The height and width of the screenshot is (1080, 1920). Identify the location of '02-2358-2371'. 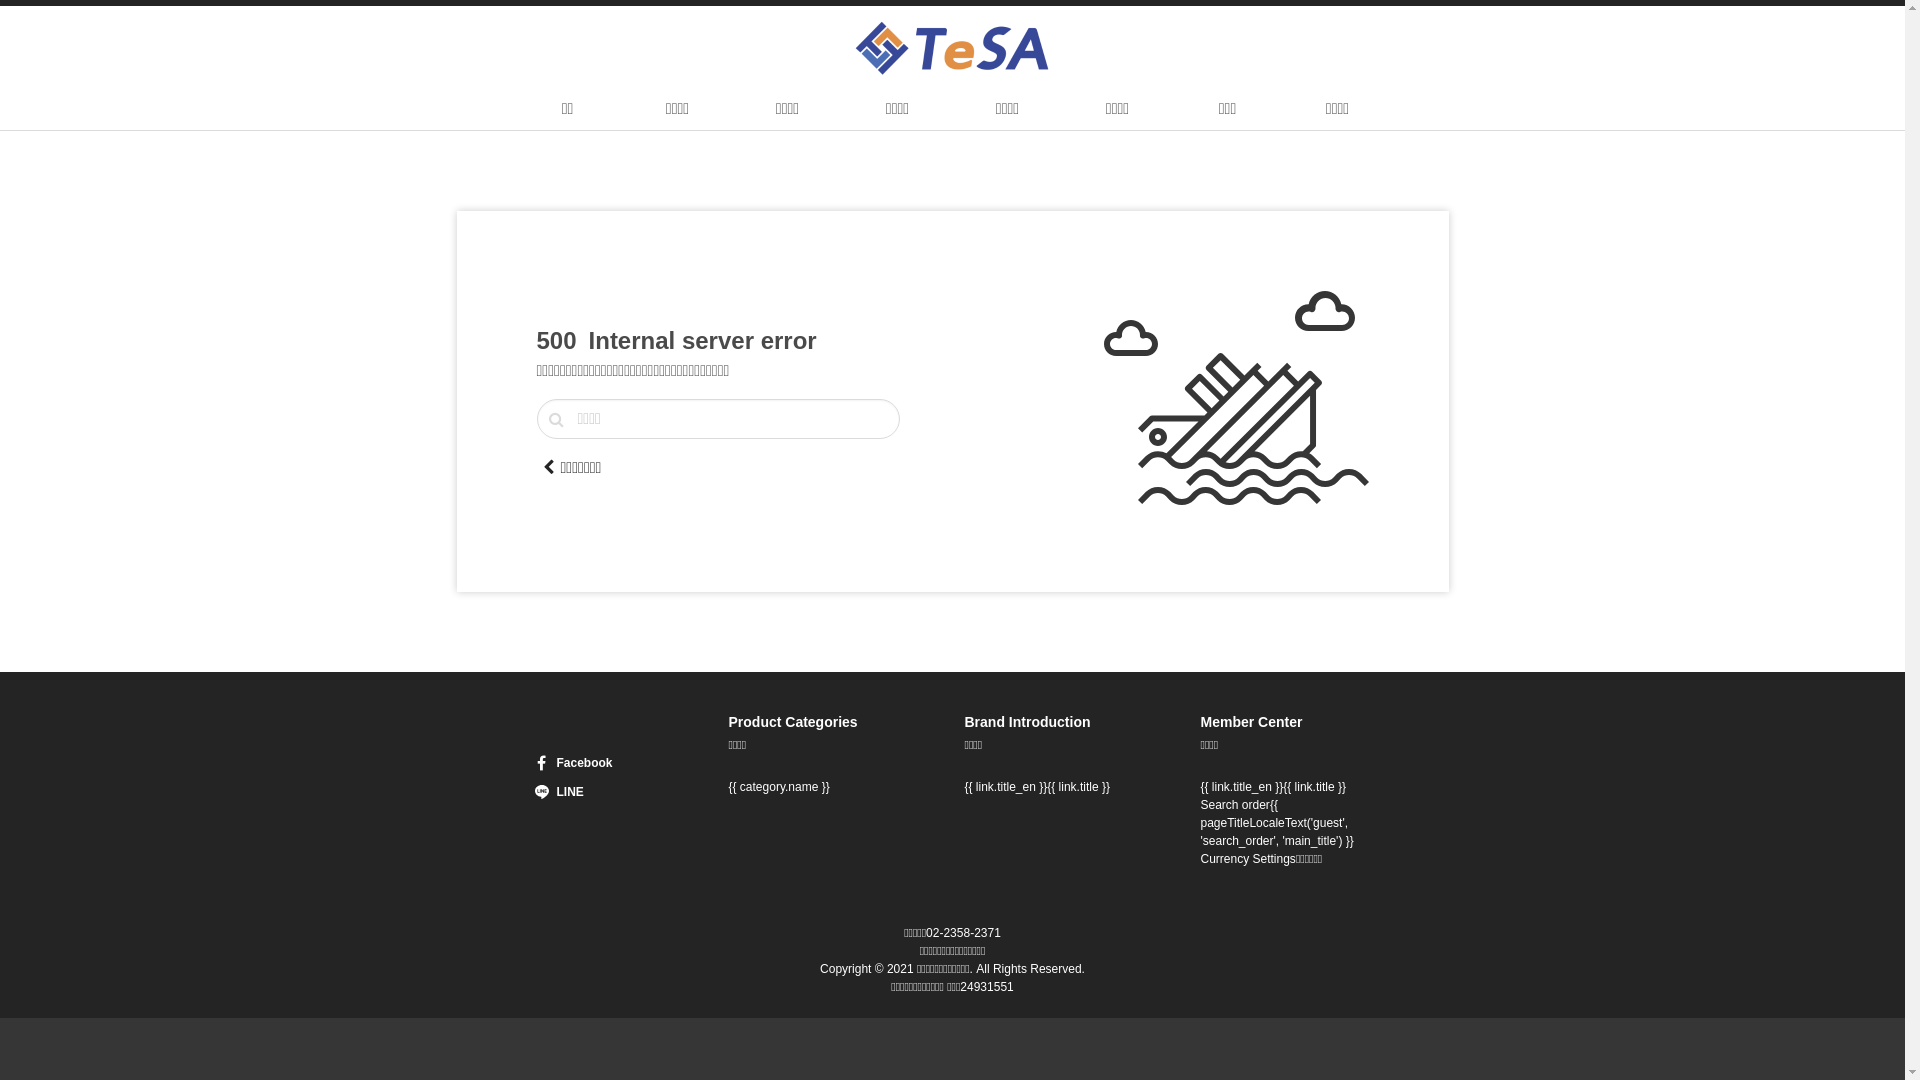
(963, 933).